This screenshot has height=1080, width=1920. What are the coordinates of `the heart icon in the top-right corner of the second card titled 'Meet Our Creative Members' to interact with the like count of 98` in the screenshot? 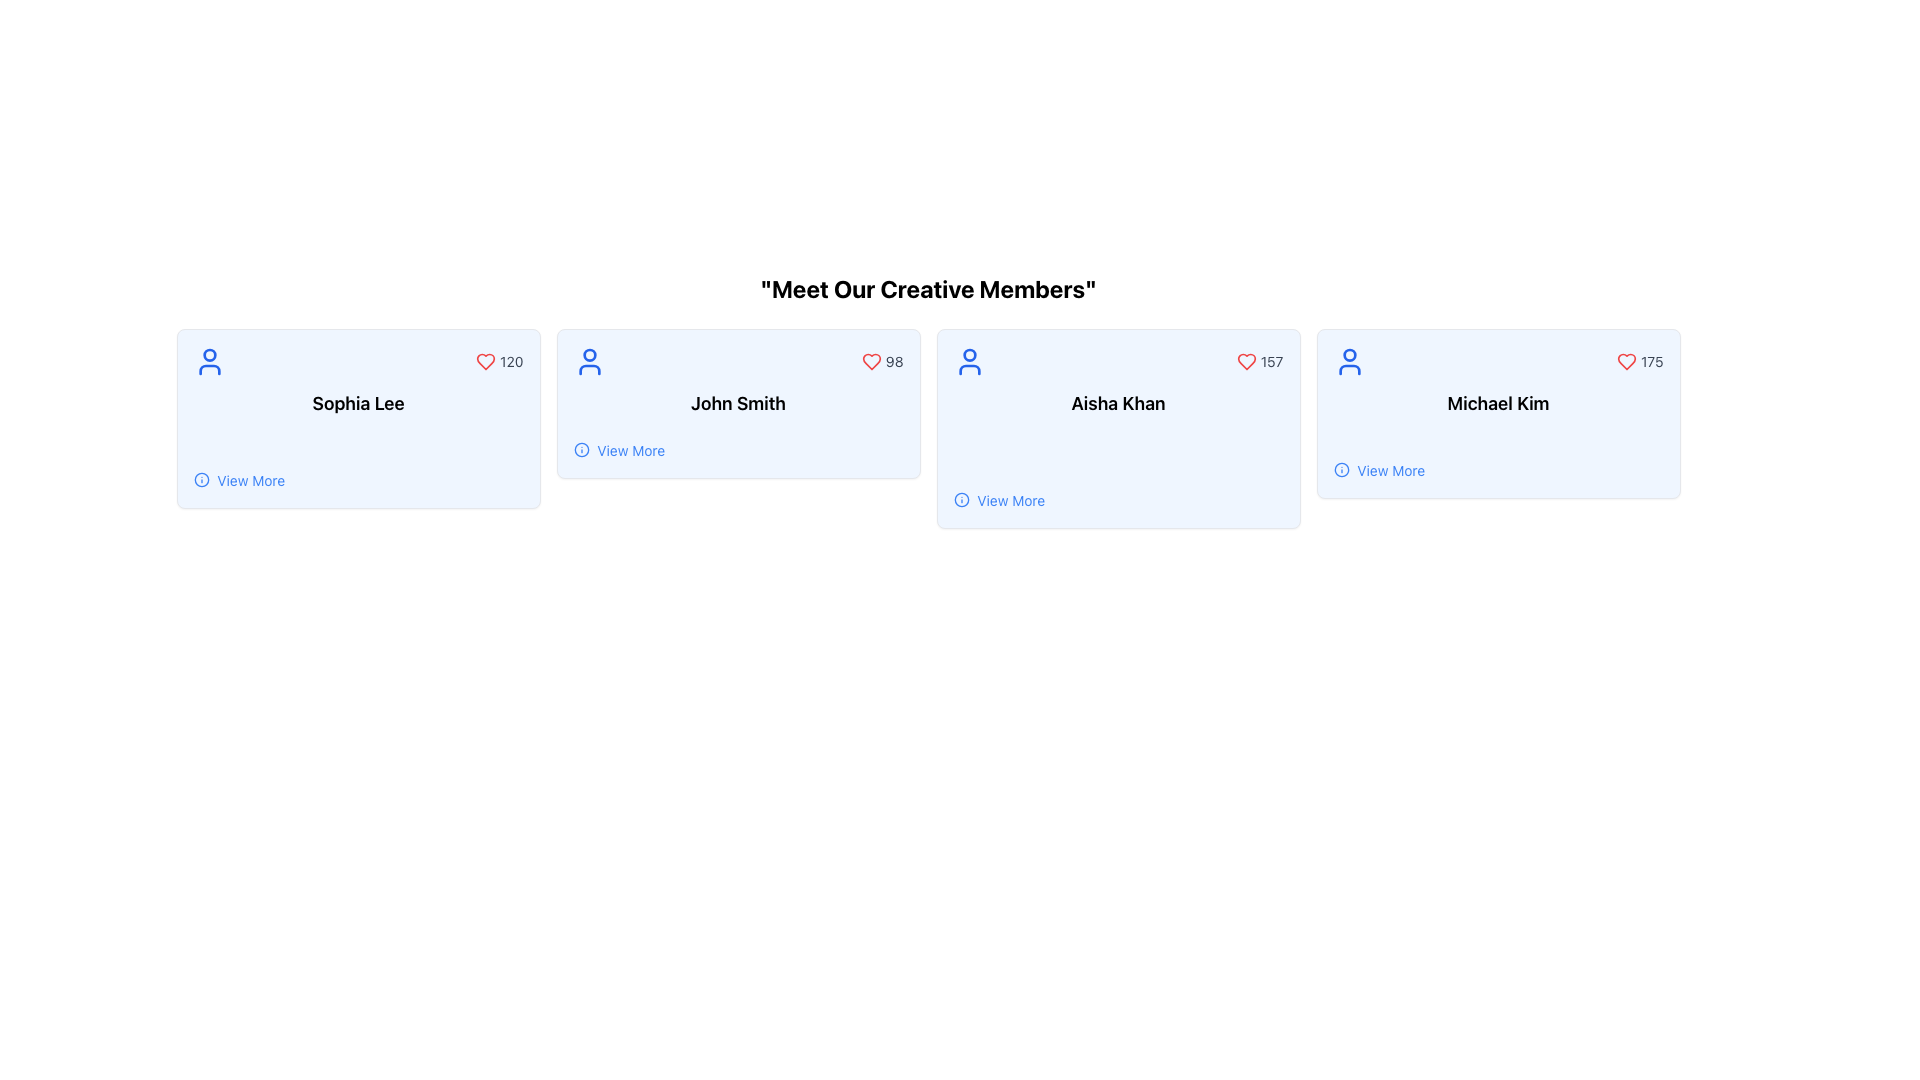 It's located at (881, 362).